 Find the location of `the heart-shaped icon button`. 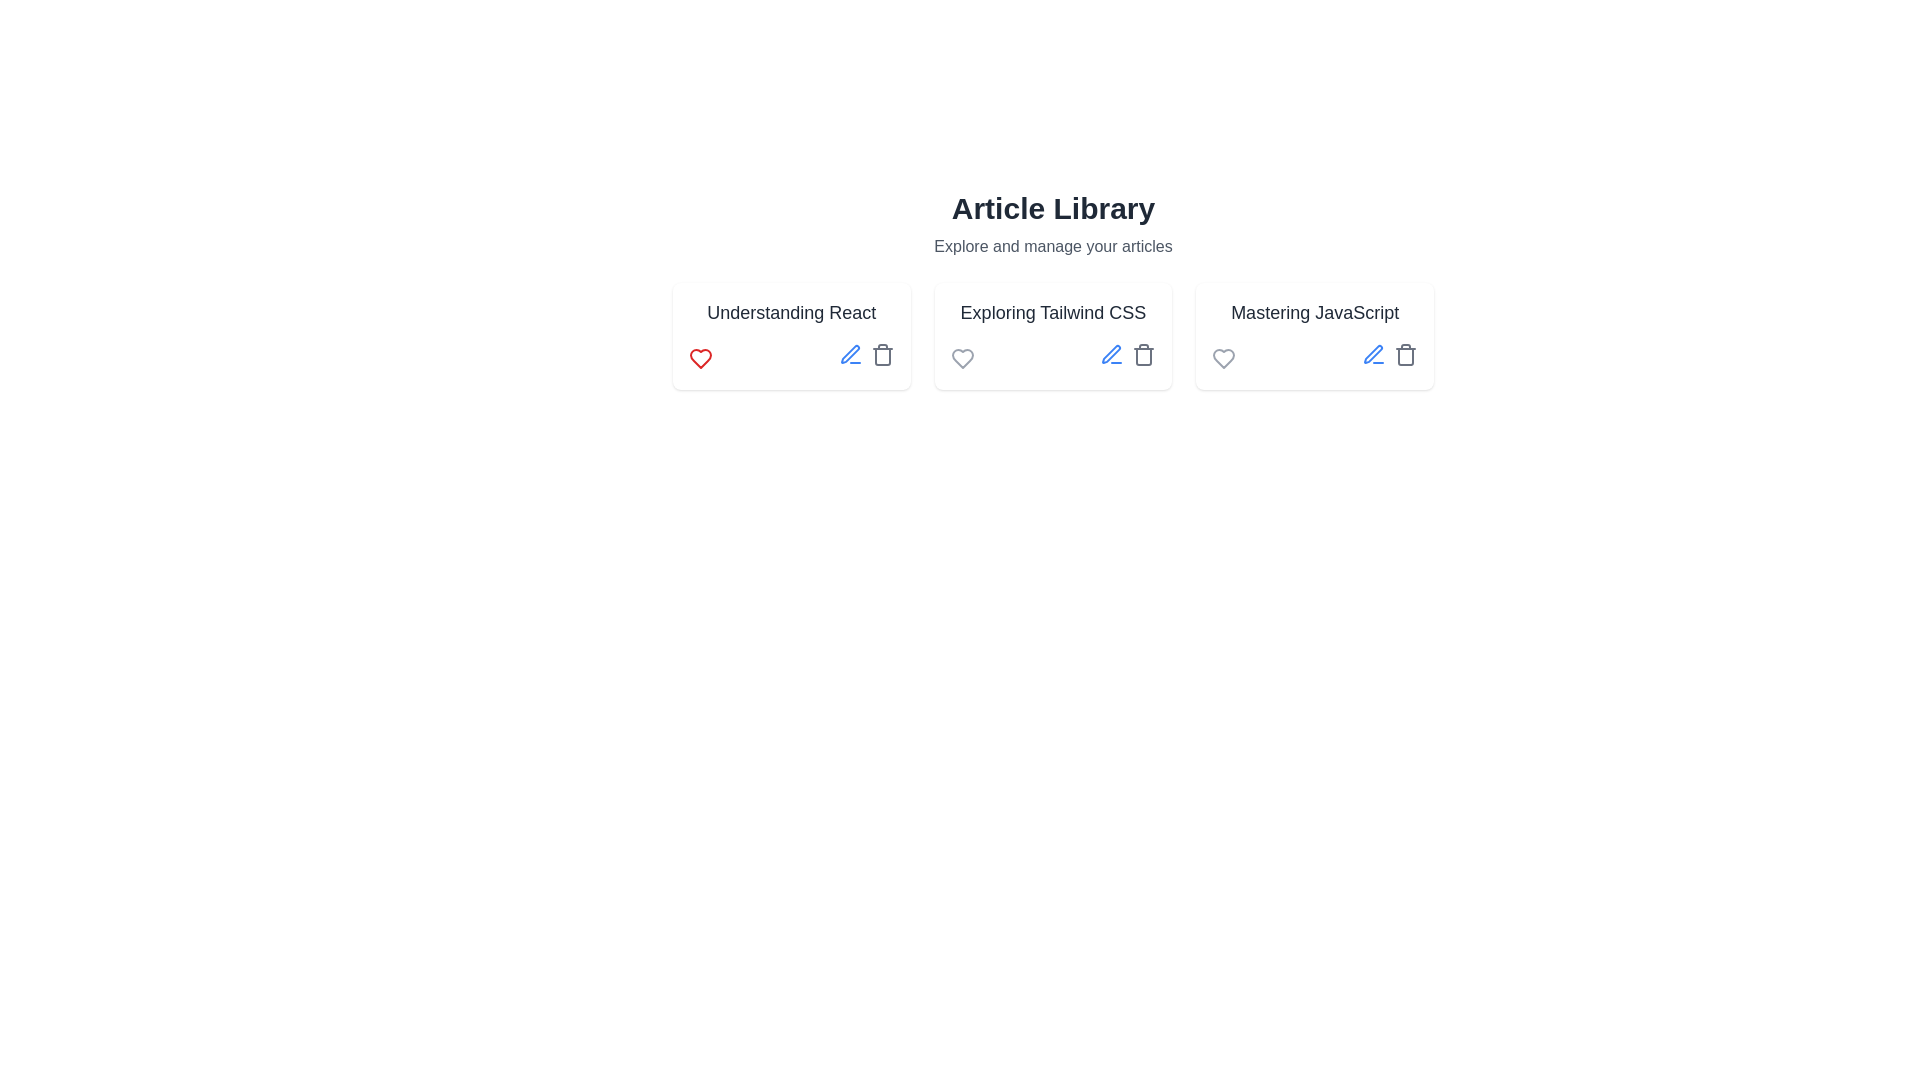

the heart-shaped icon button is located at coordinates (1223, 357).